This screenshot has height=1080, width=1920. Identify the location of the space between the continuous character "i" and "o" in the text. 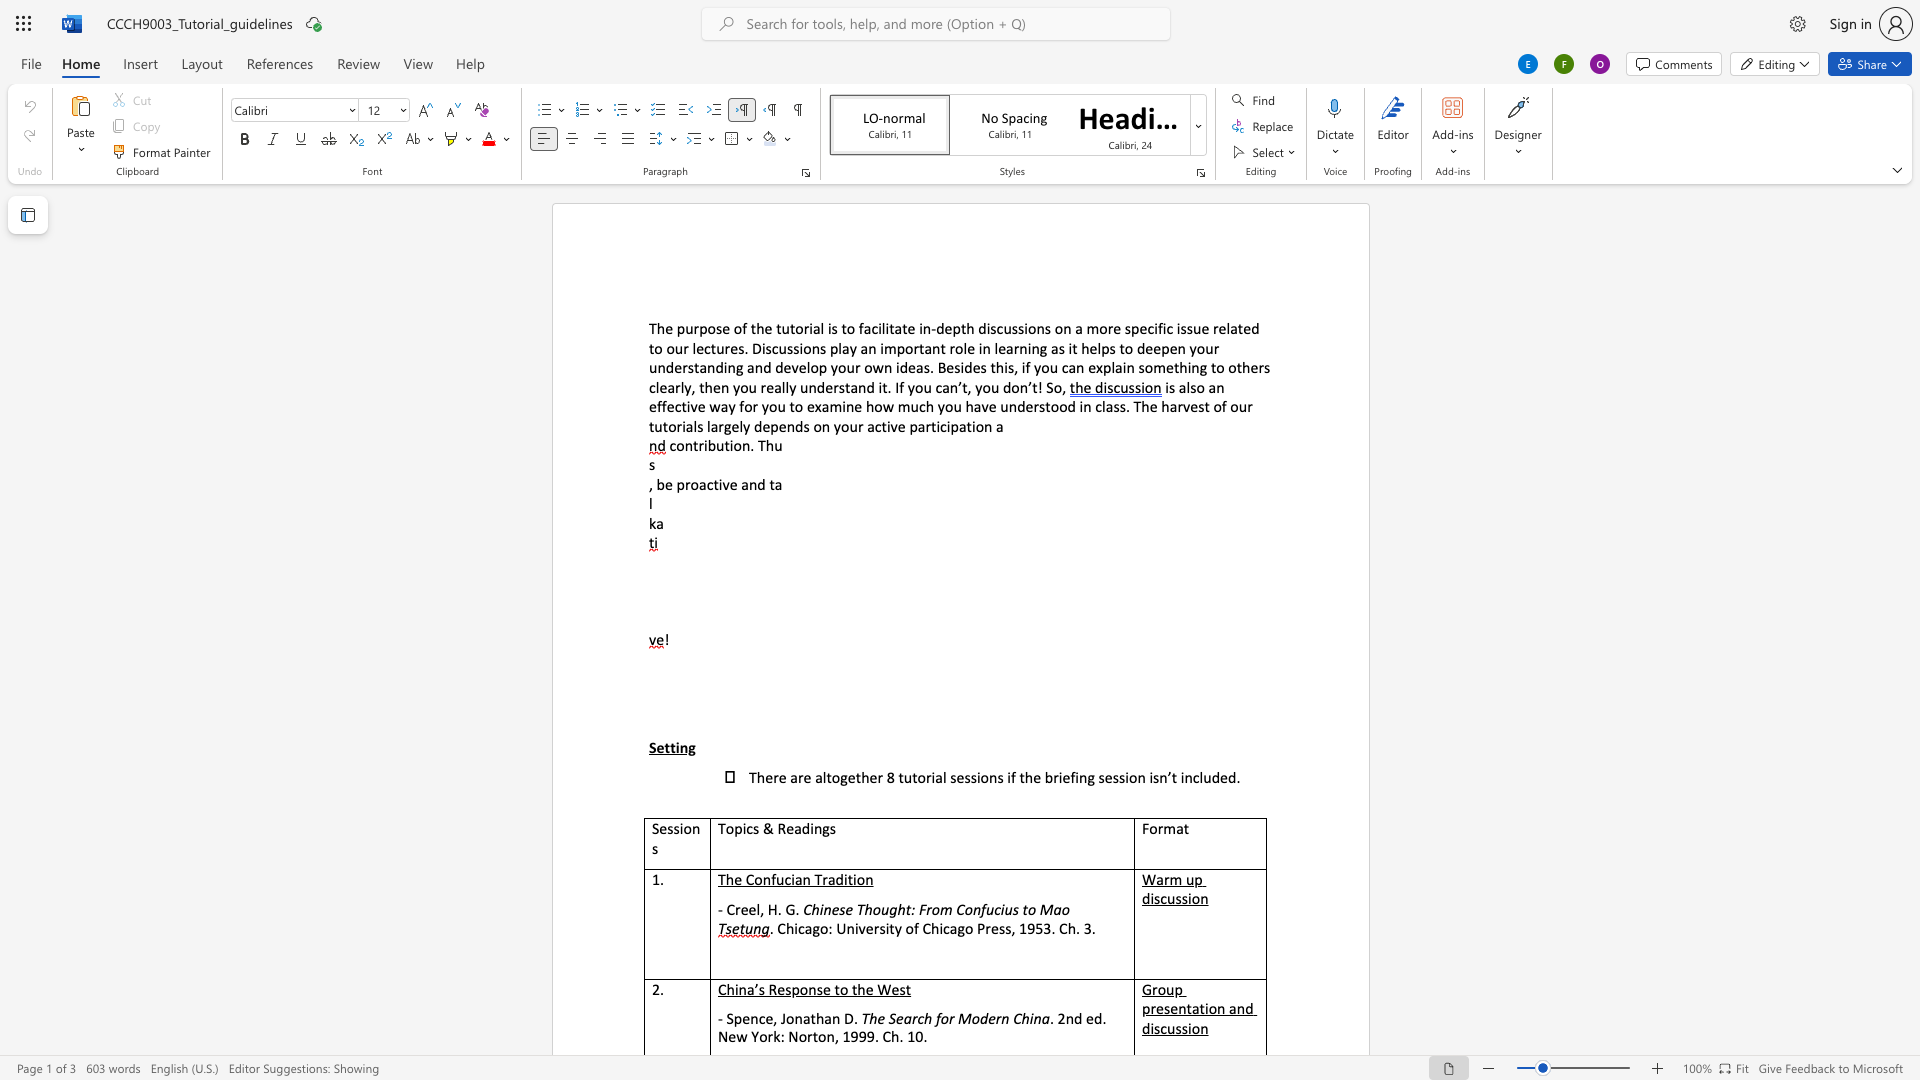
(733, 444).